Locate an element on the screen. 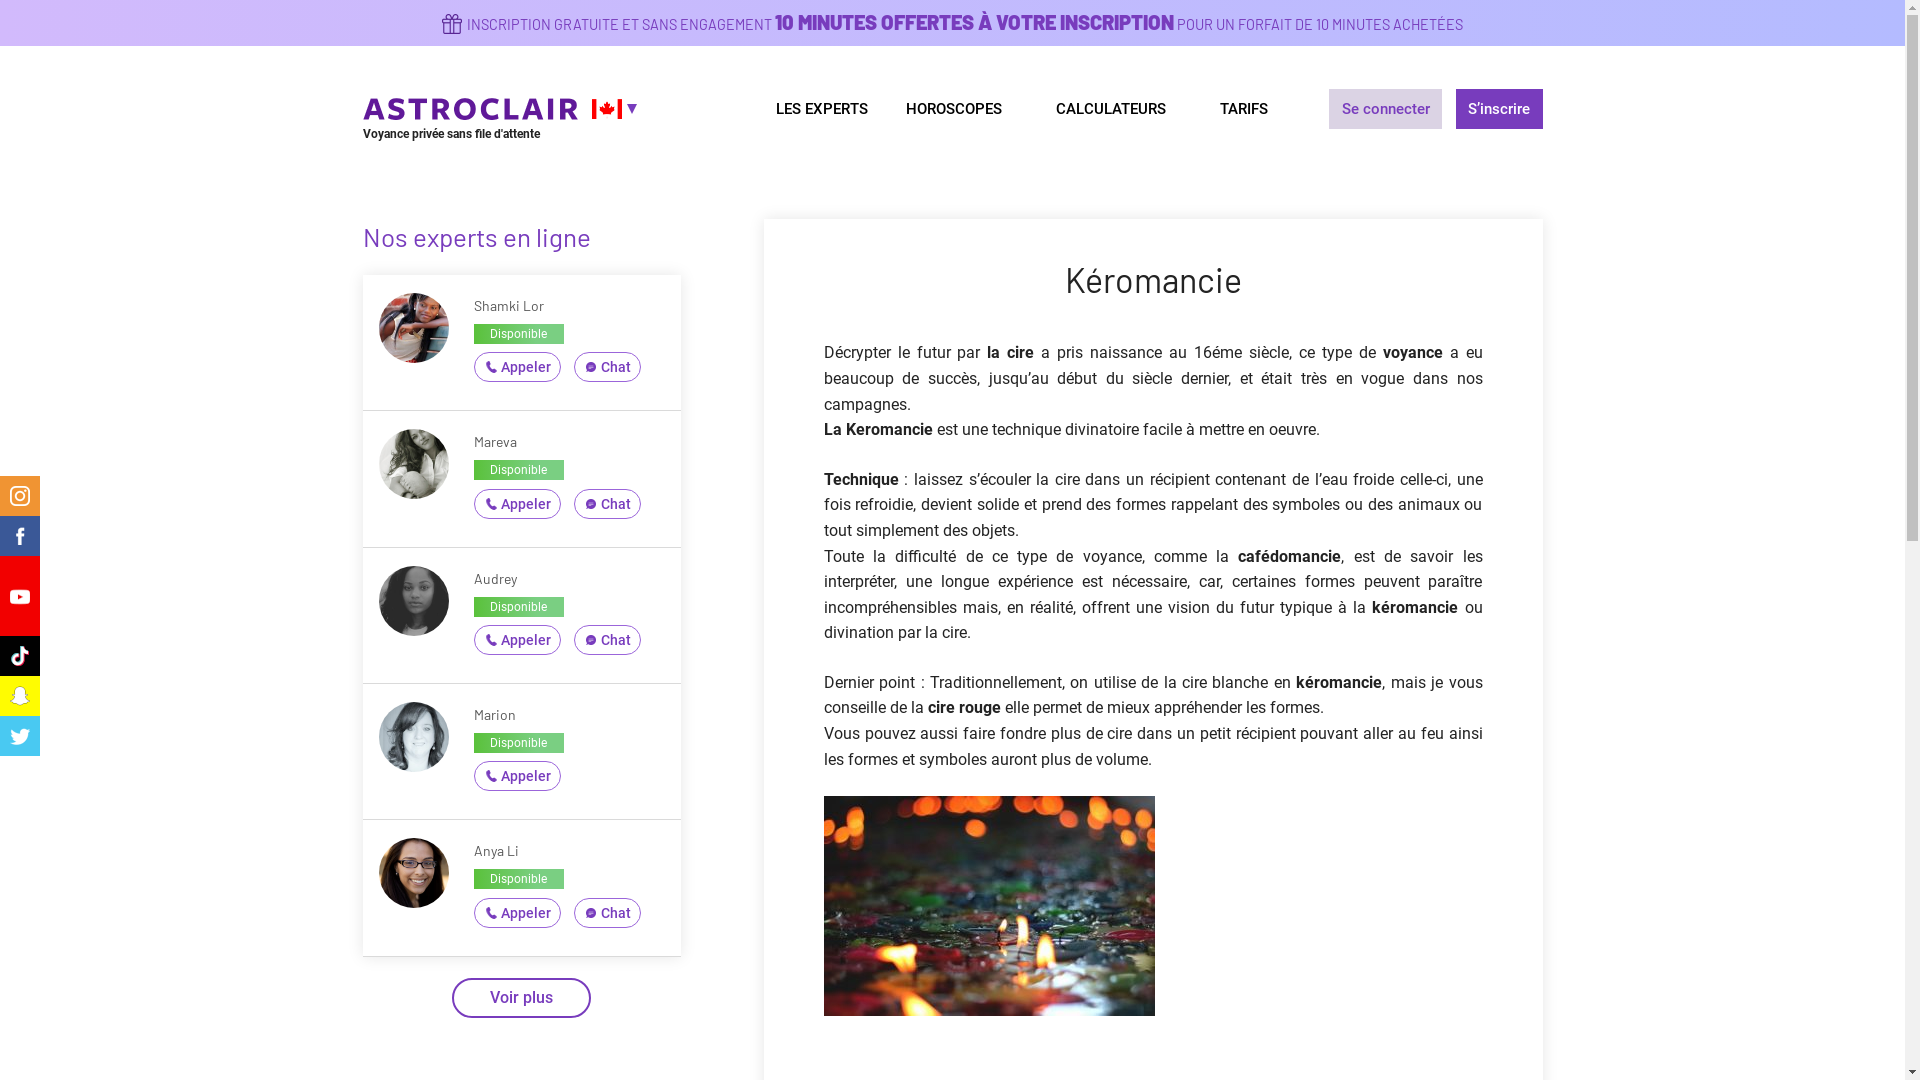  'Appeler' is located at coordinates (517, 640).